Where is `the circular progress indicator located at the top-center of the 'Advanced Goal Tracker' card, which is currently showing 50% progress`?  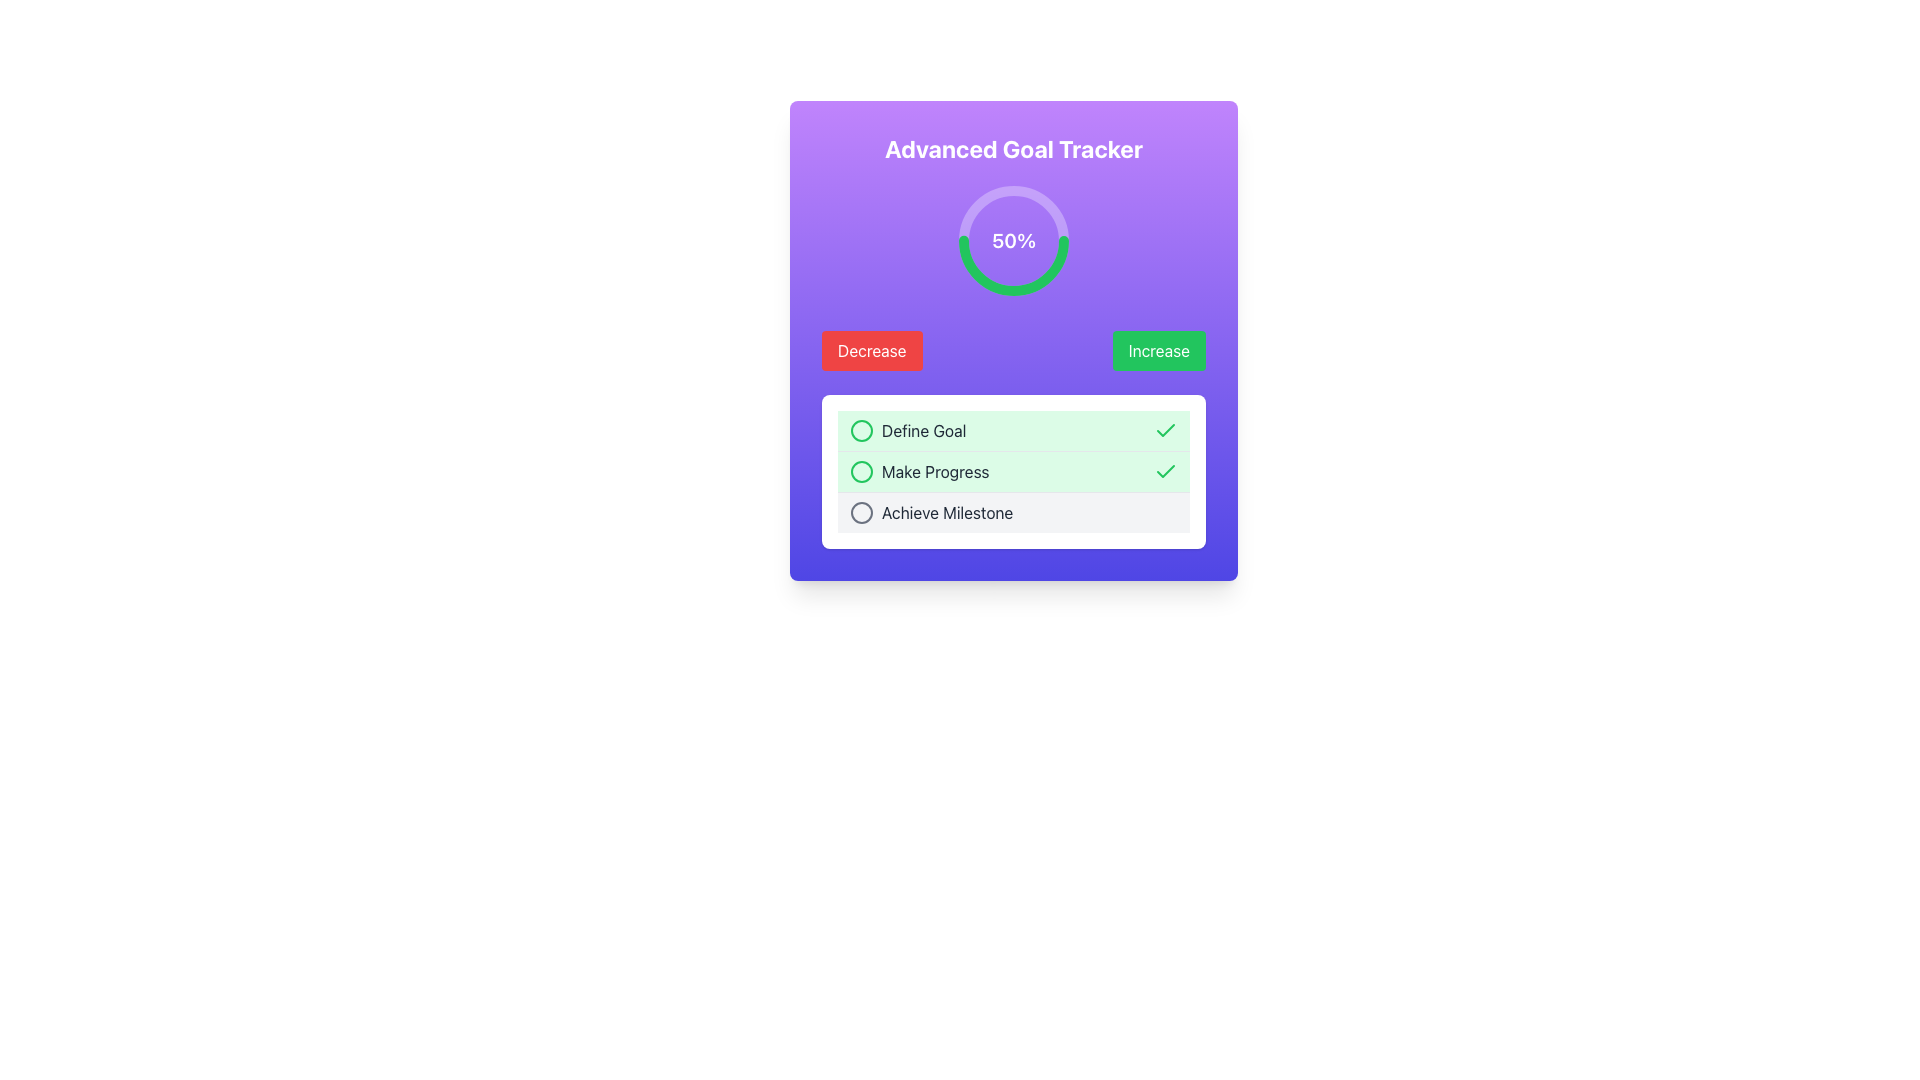 the circular progress indicator located at the top-center of the 'Advanced Goal Tracker' card, which is currently showing 50% progress is located at coordinates (1013, 239).